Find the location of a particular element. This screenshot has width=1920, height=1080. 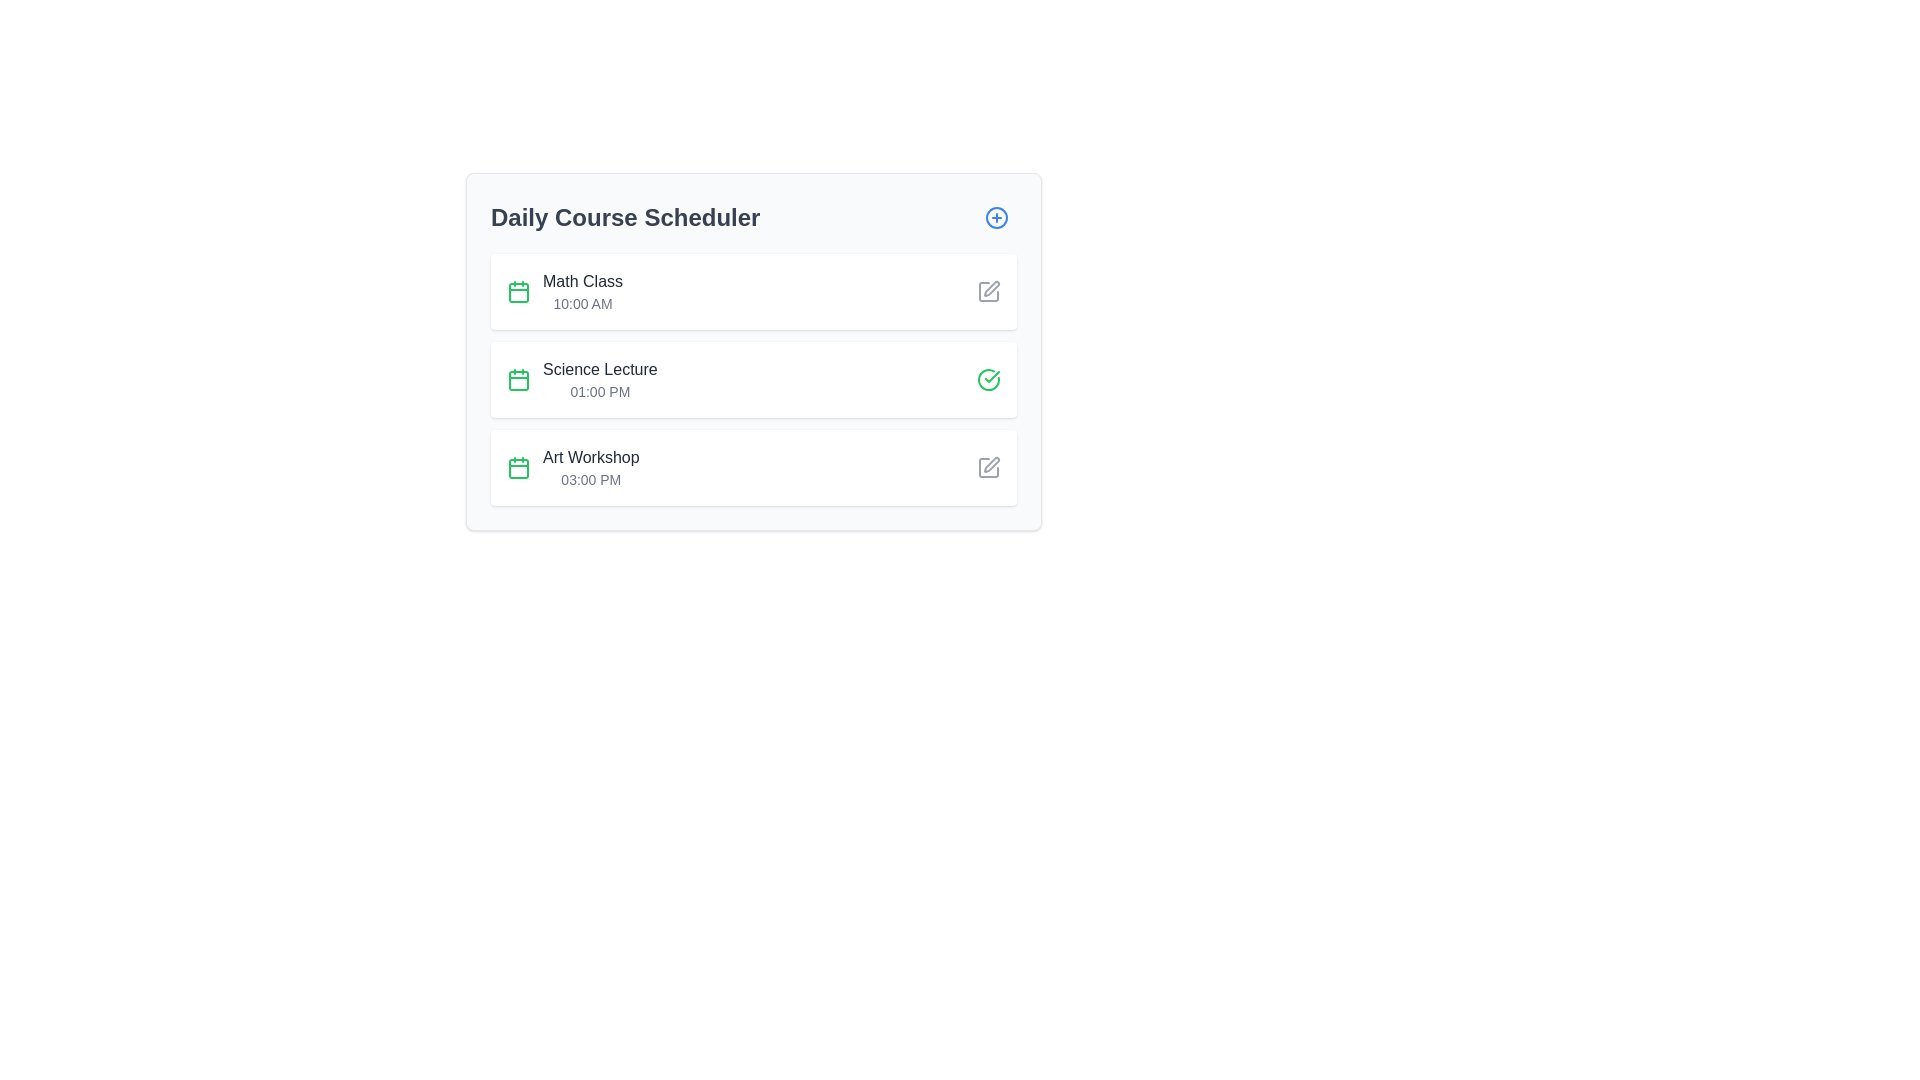

the text label that serves as the title of the 'Art Workshop' activity in the schedule for accessibility purposes is located at coordinates (590, 458).